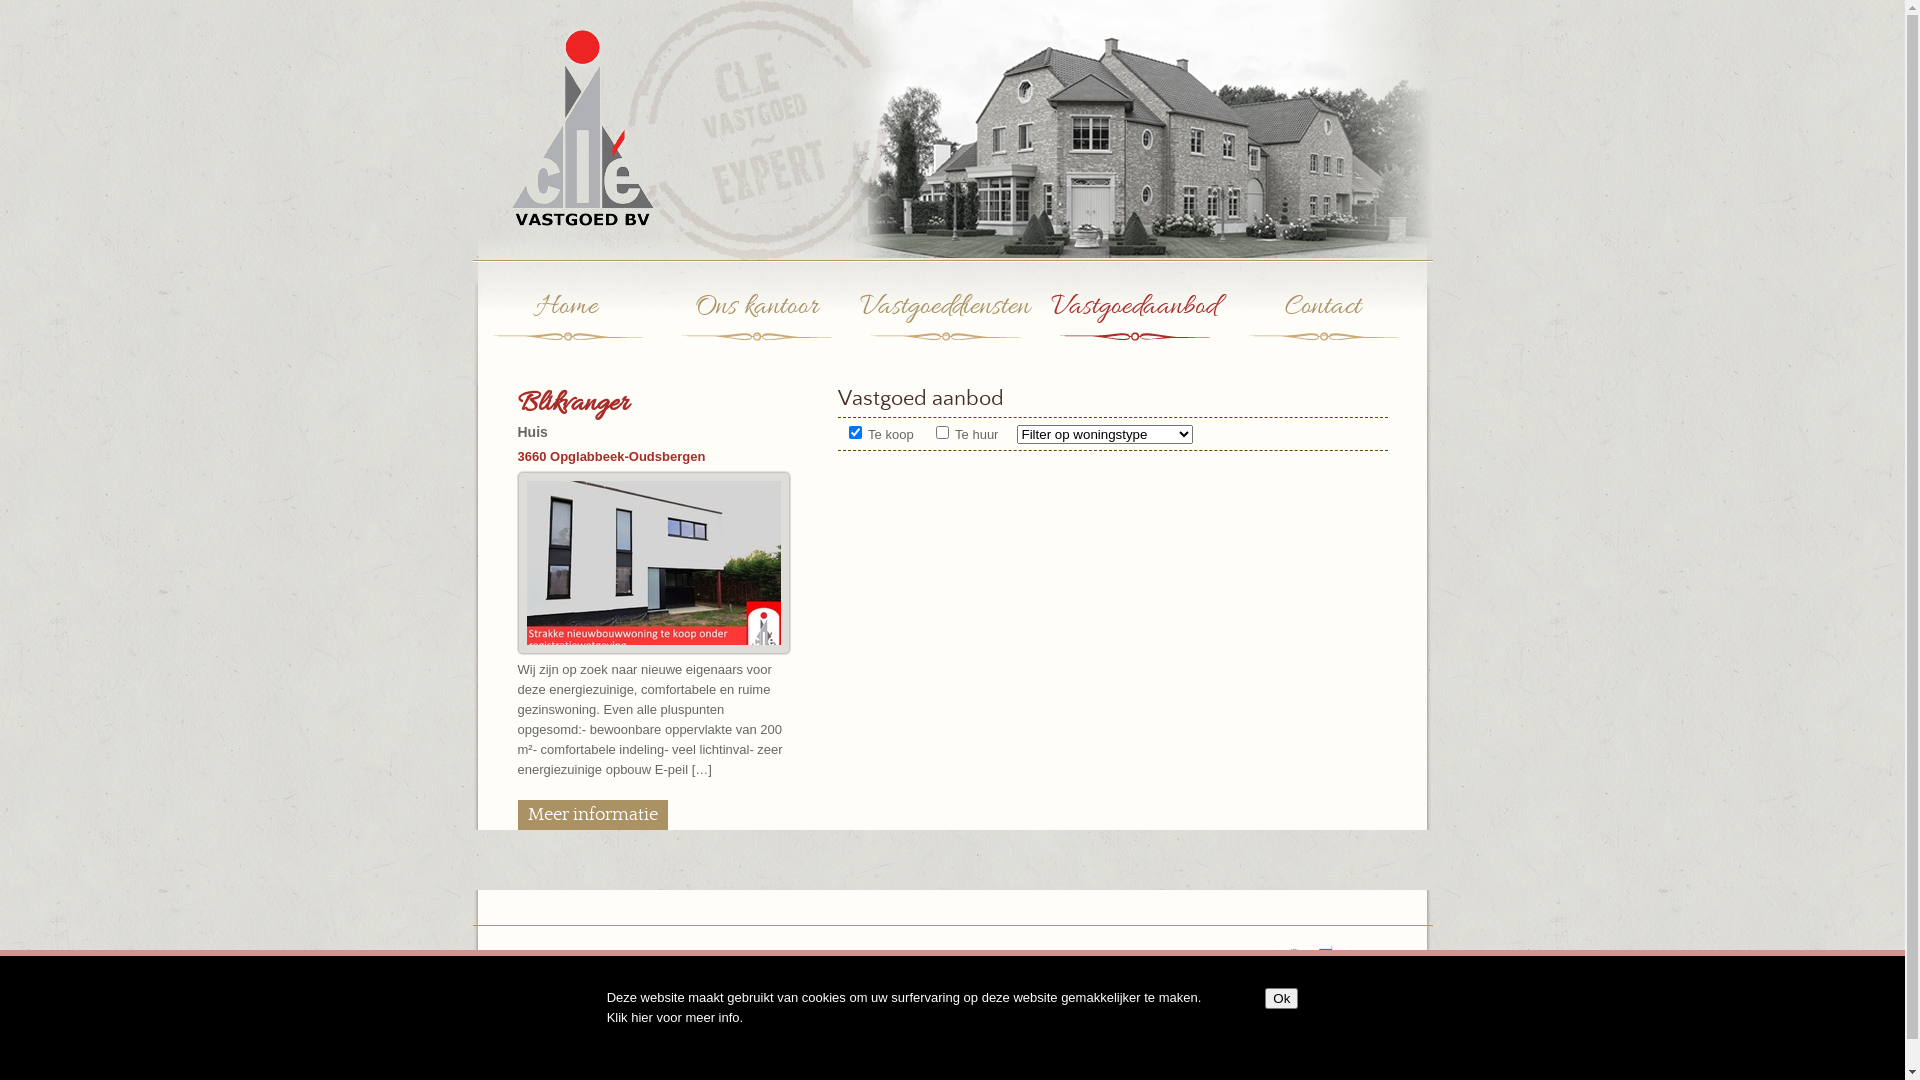 Image resolution: width=1920 pixels, height=1080 pixels. Describe the element at coordinates (1322, 326) in the screenshot. I see `'Contact'` at that location.